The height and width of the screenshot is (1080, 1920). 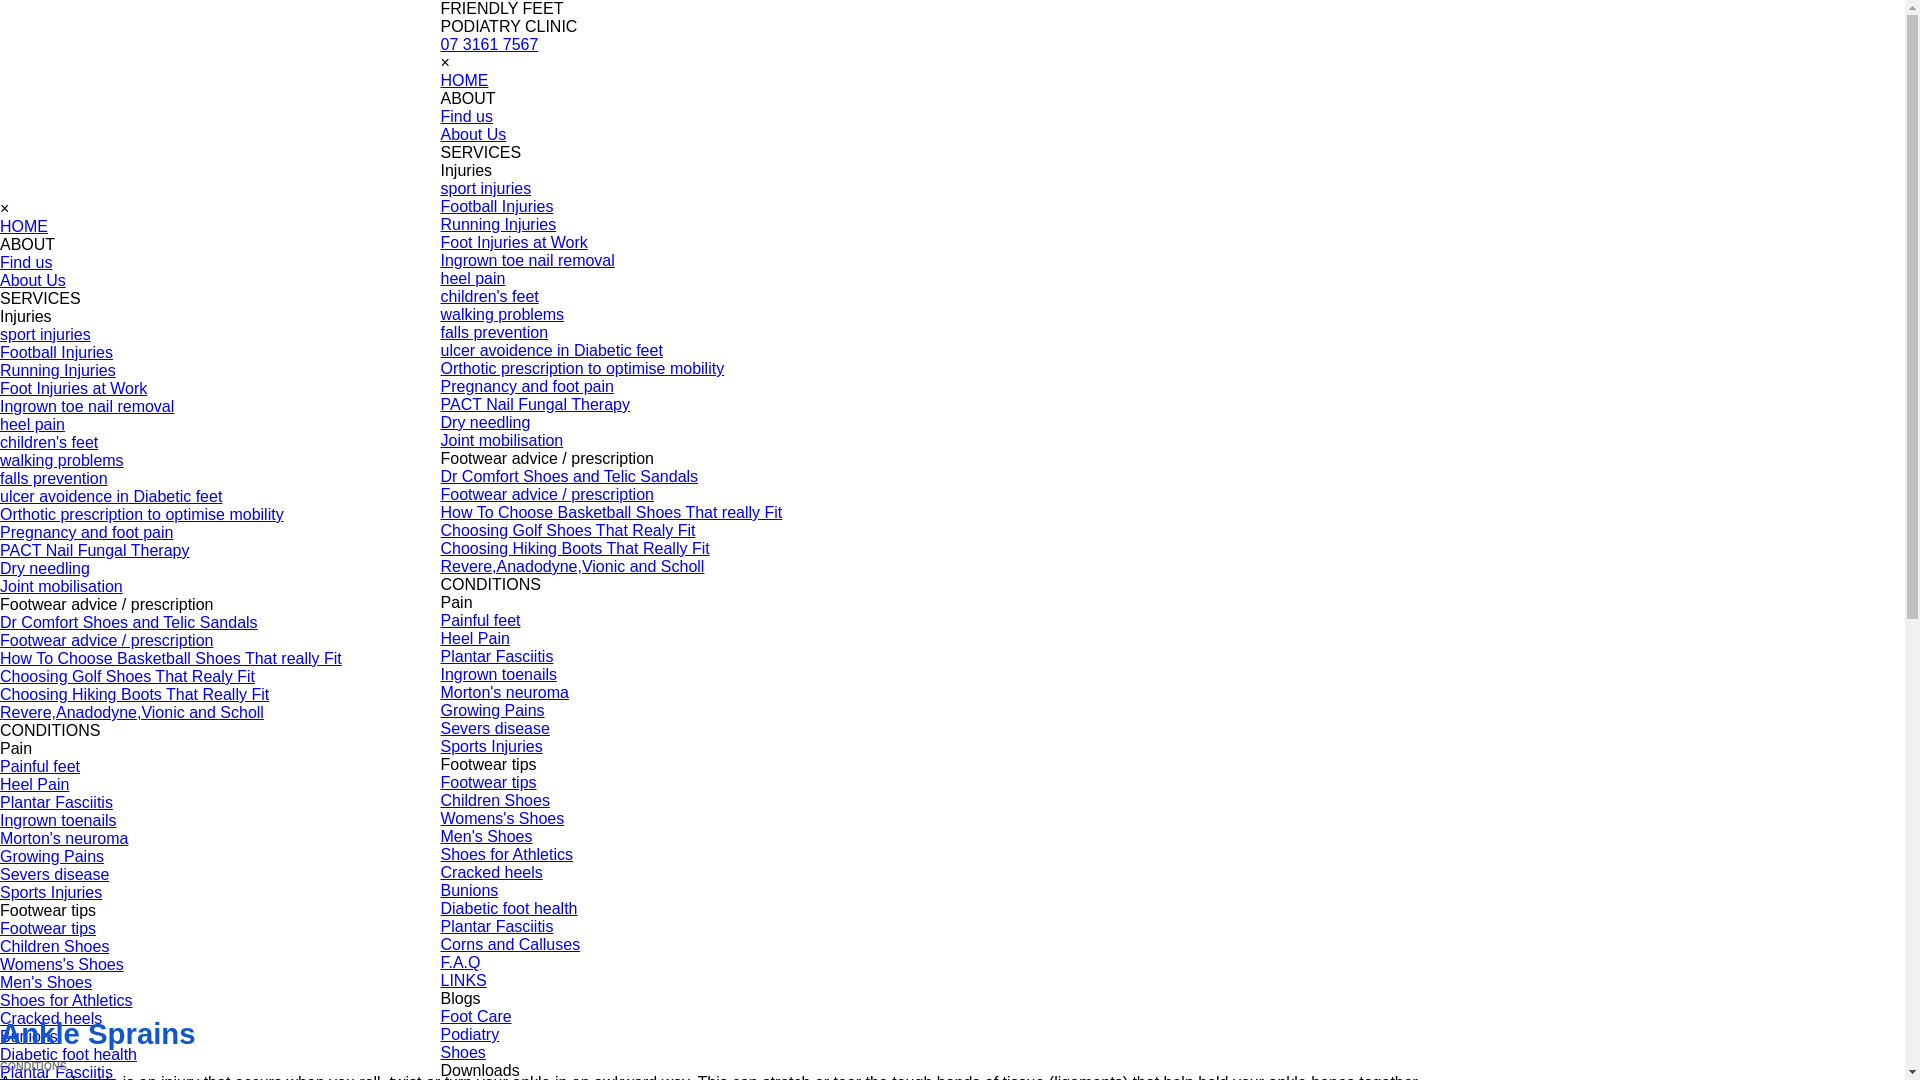 I want to click on 'falls prevention', so click(x=53, y=478).